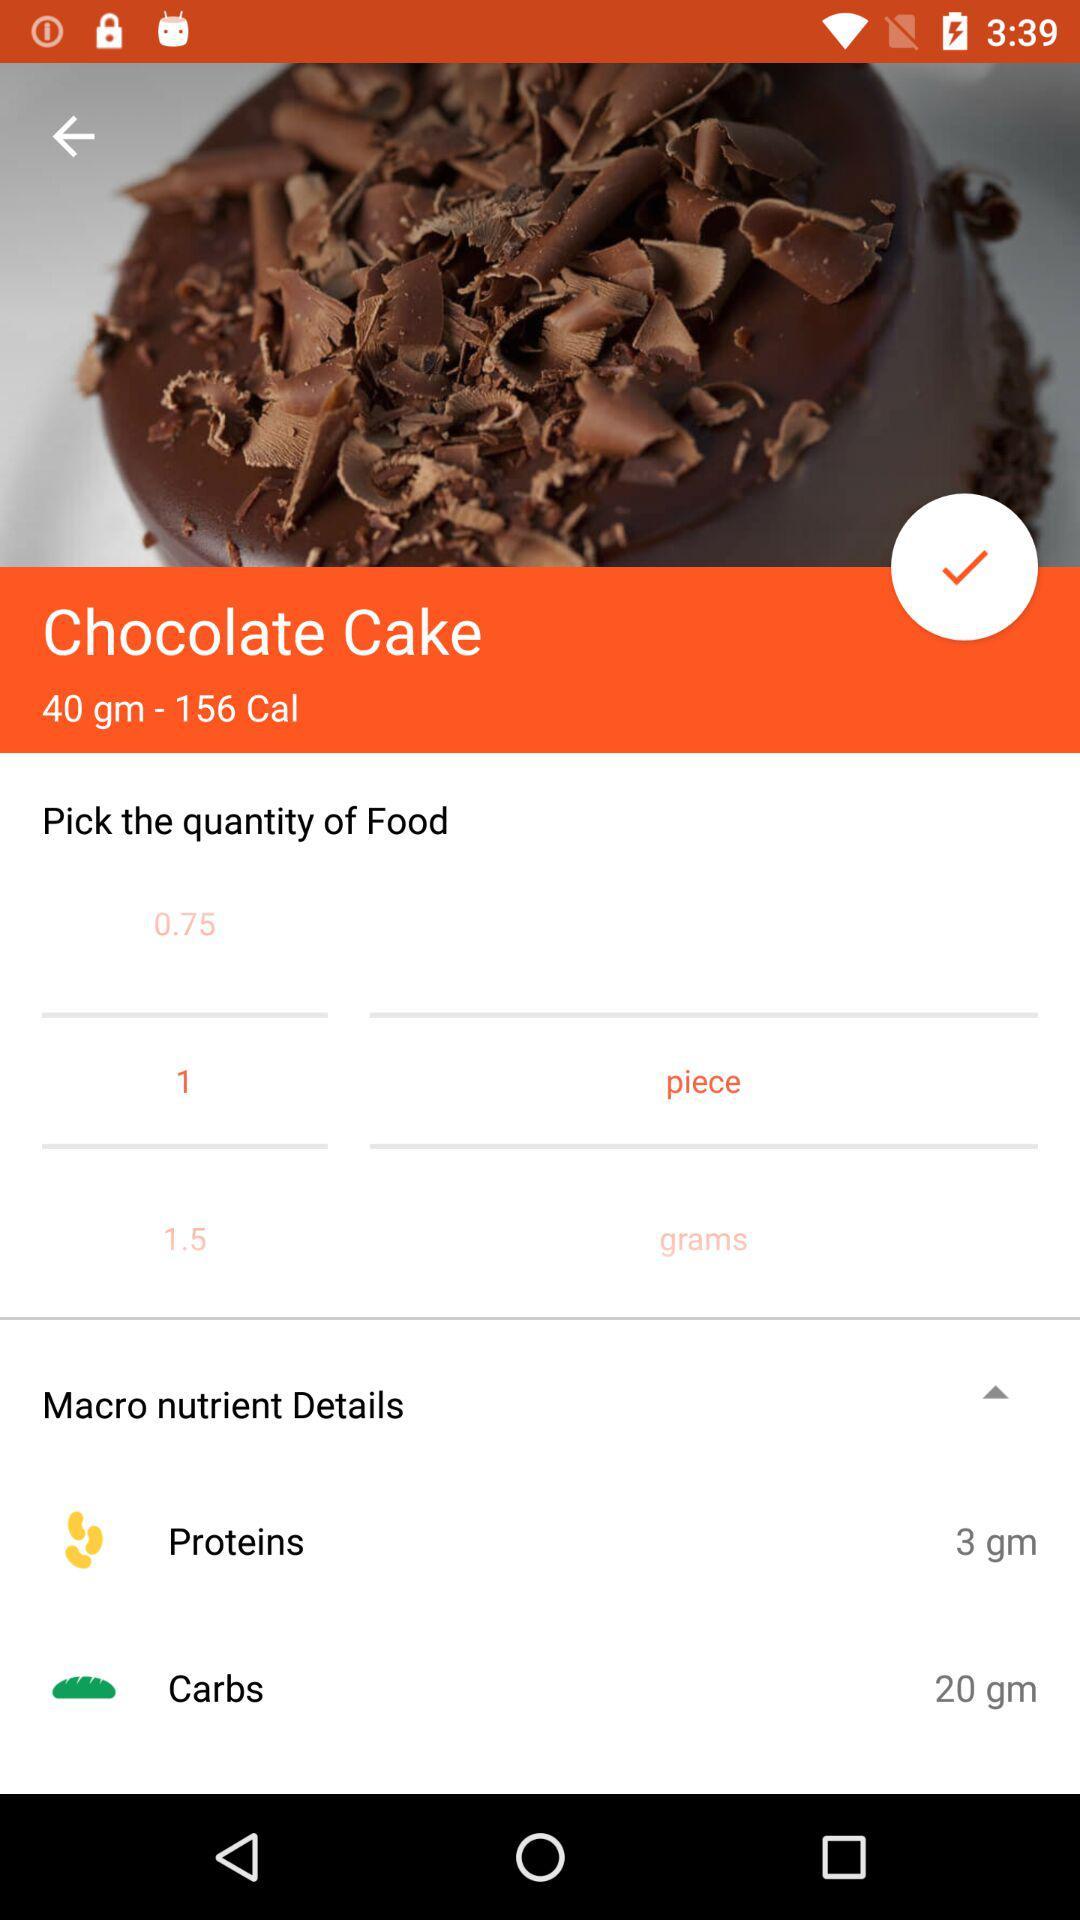 This screenshot has width=1080, height=1920. Describe the element at coordinates (963, 565) in the screenshot. I see `the check icon` at that location.